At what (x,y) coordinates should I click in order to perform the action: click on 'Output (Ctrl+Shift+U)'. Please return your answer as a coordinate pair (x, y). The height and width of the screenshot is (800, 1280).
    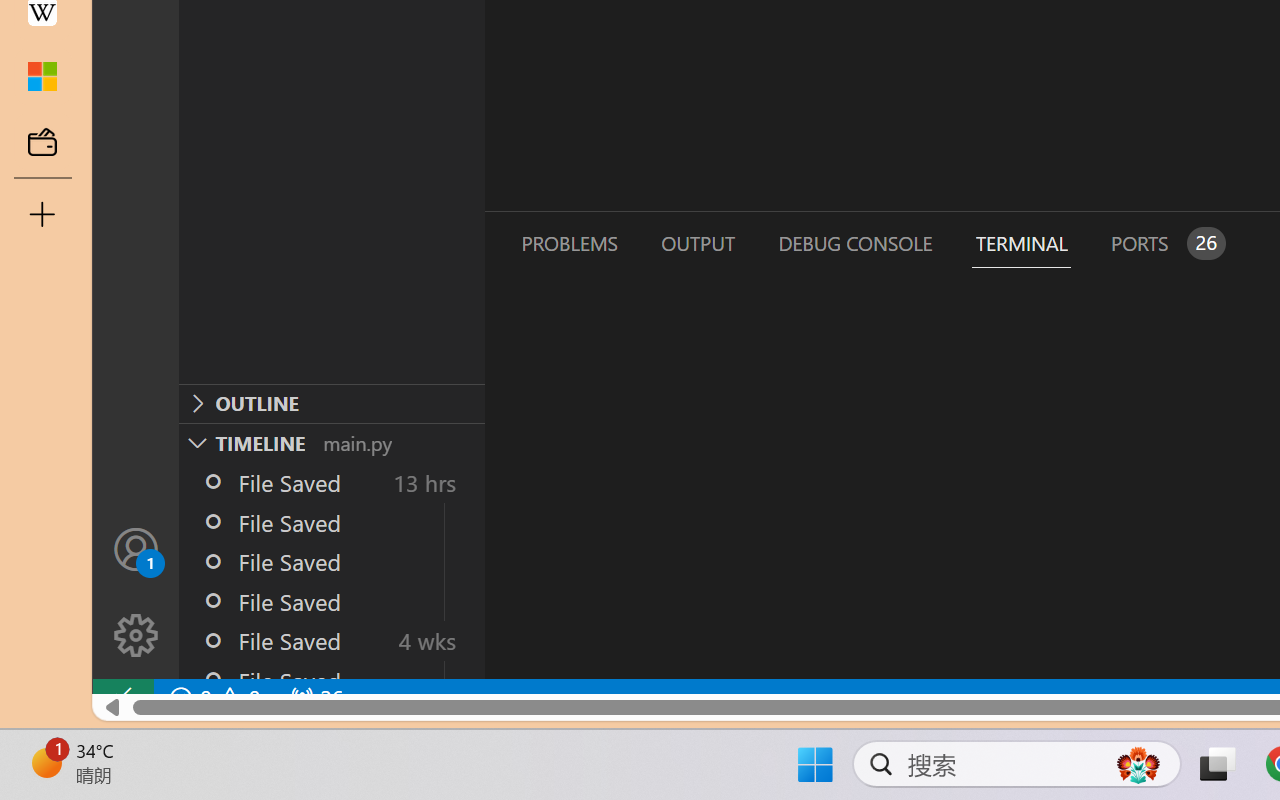
    Looking at the image, I should click on (696, 242).